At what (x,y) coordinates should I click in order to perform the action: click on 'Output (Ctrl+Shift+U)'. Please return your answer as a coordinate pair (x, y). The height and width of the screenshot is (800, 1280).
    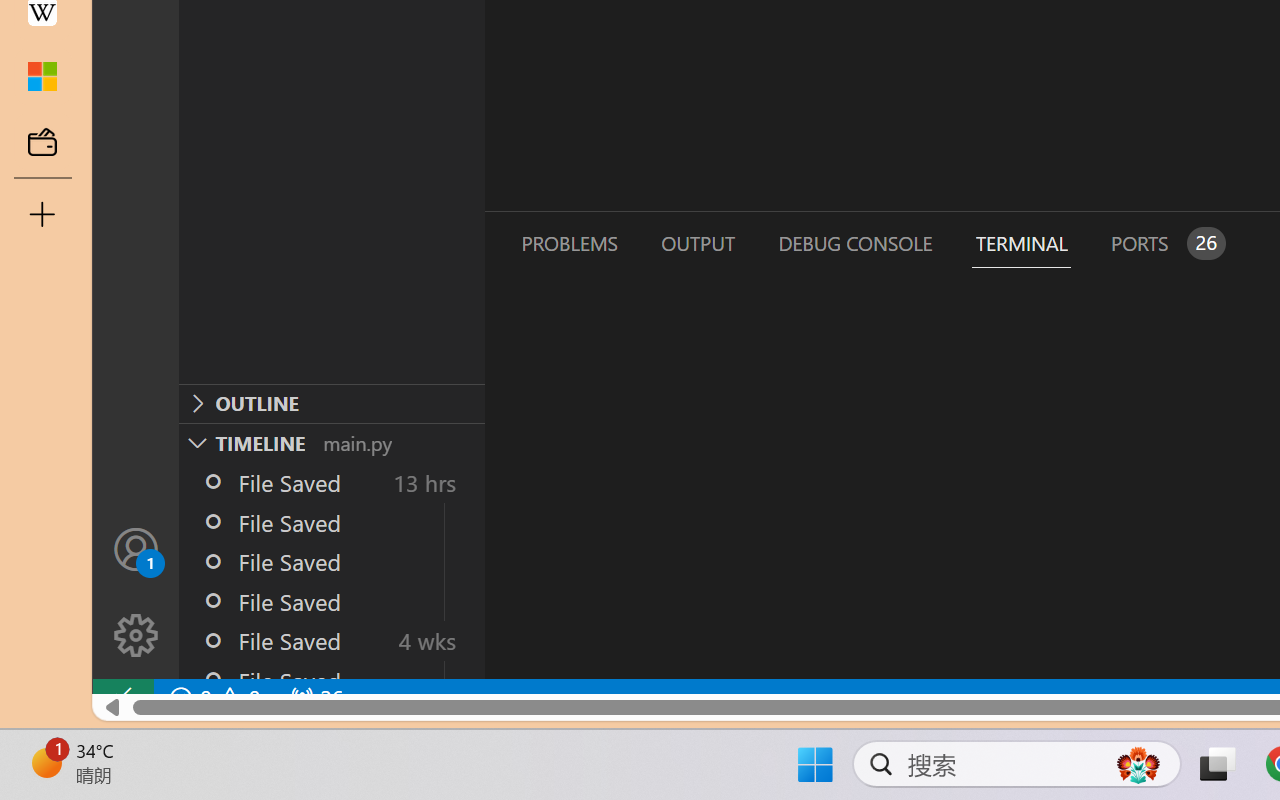
    Looking at the image, I should click on (696, 242).